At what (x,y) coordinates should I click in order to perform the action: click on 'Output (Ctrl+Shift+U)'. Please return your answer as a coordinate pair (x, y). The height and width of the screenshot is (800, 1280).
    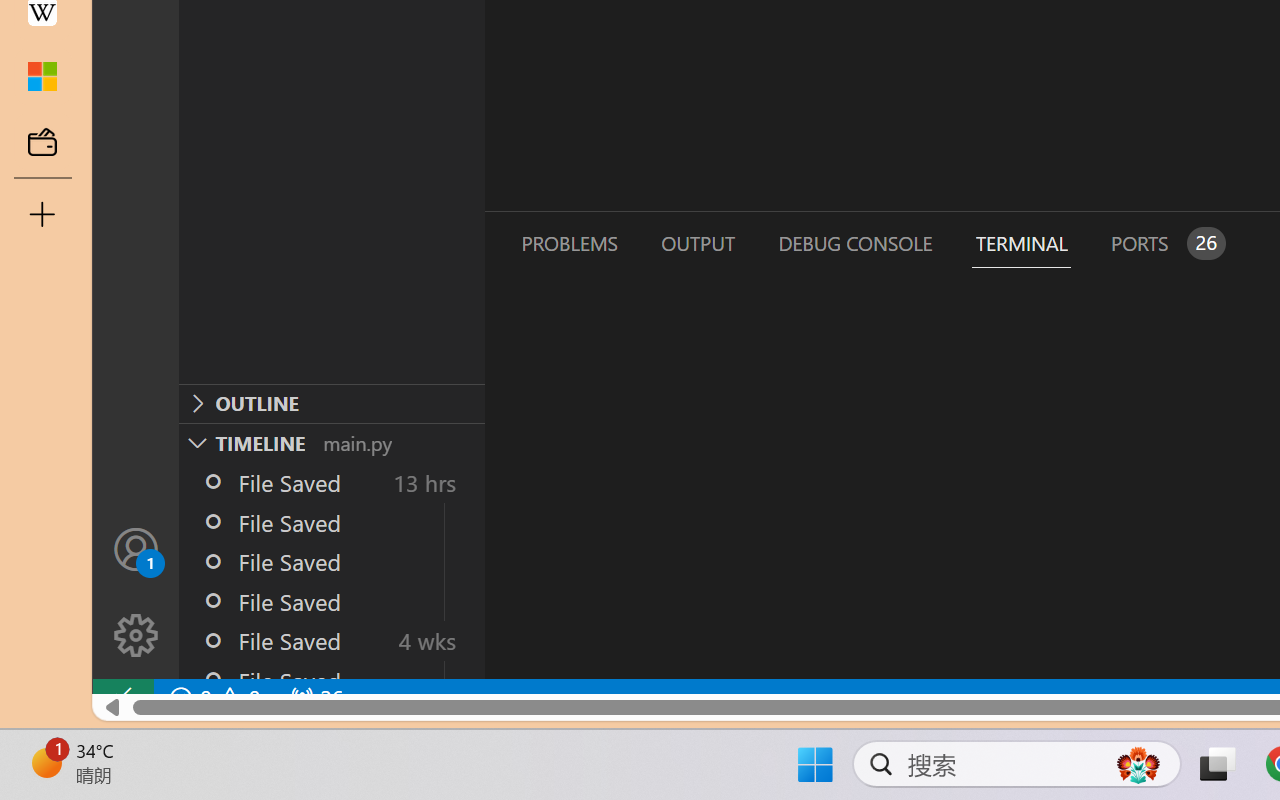
    Looking at the image, I should click on (696, 242).